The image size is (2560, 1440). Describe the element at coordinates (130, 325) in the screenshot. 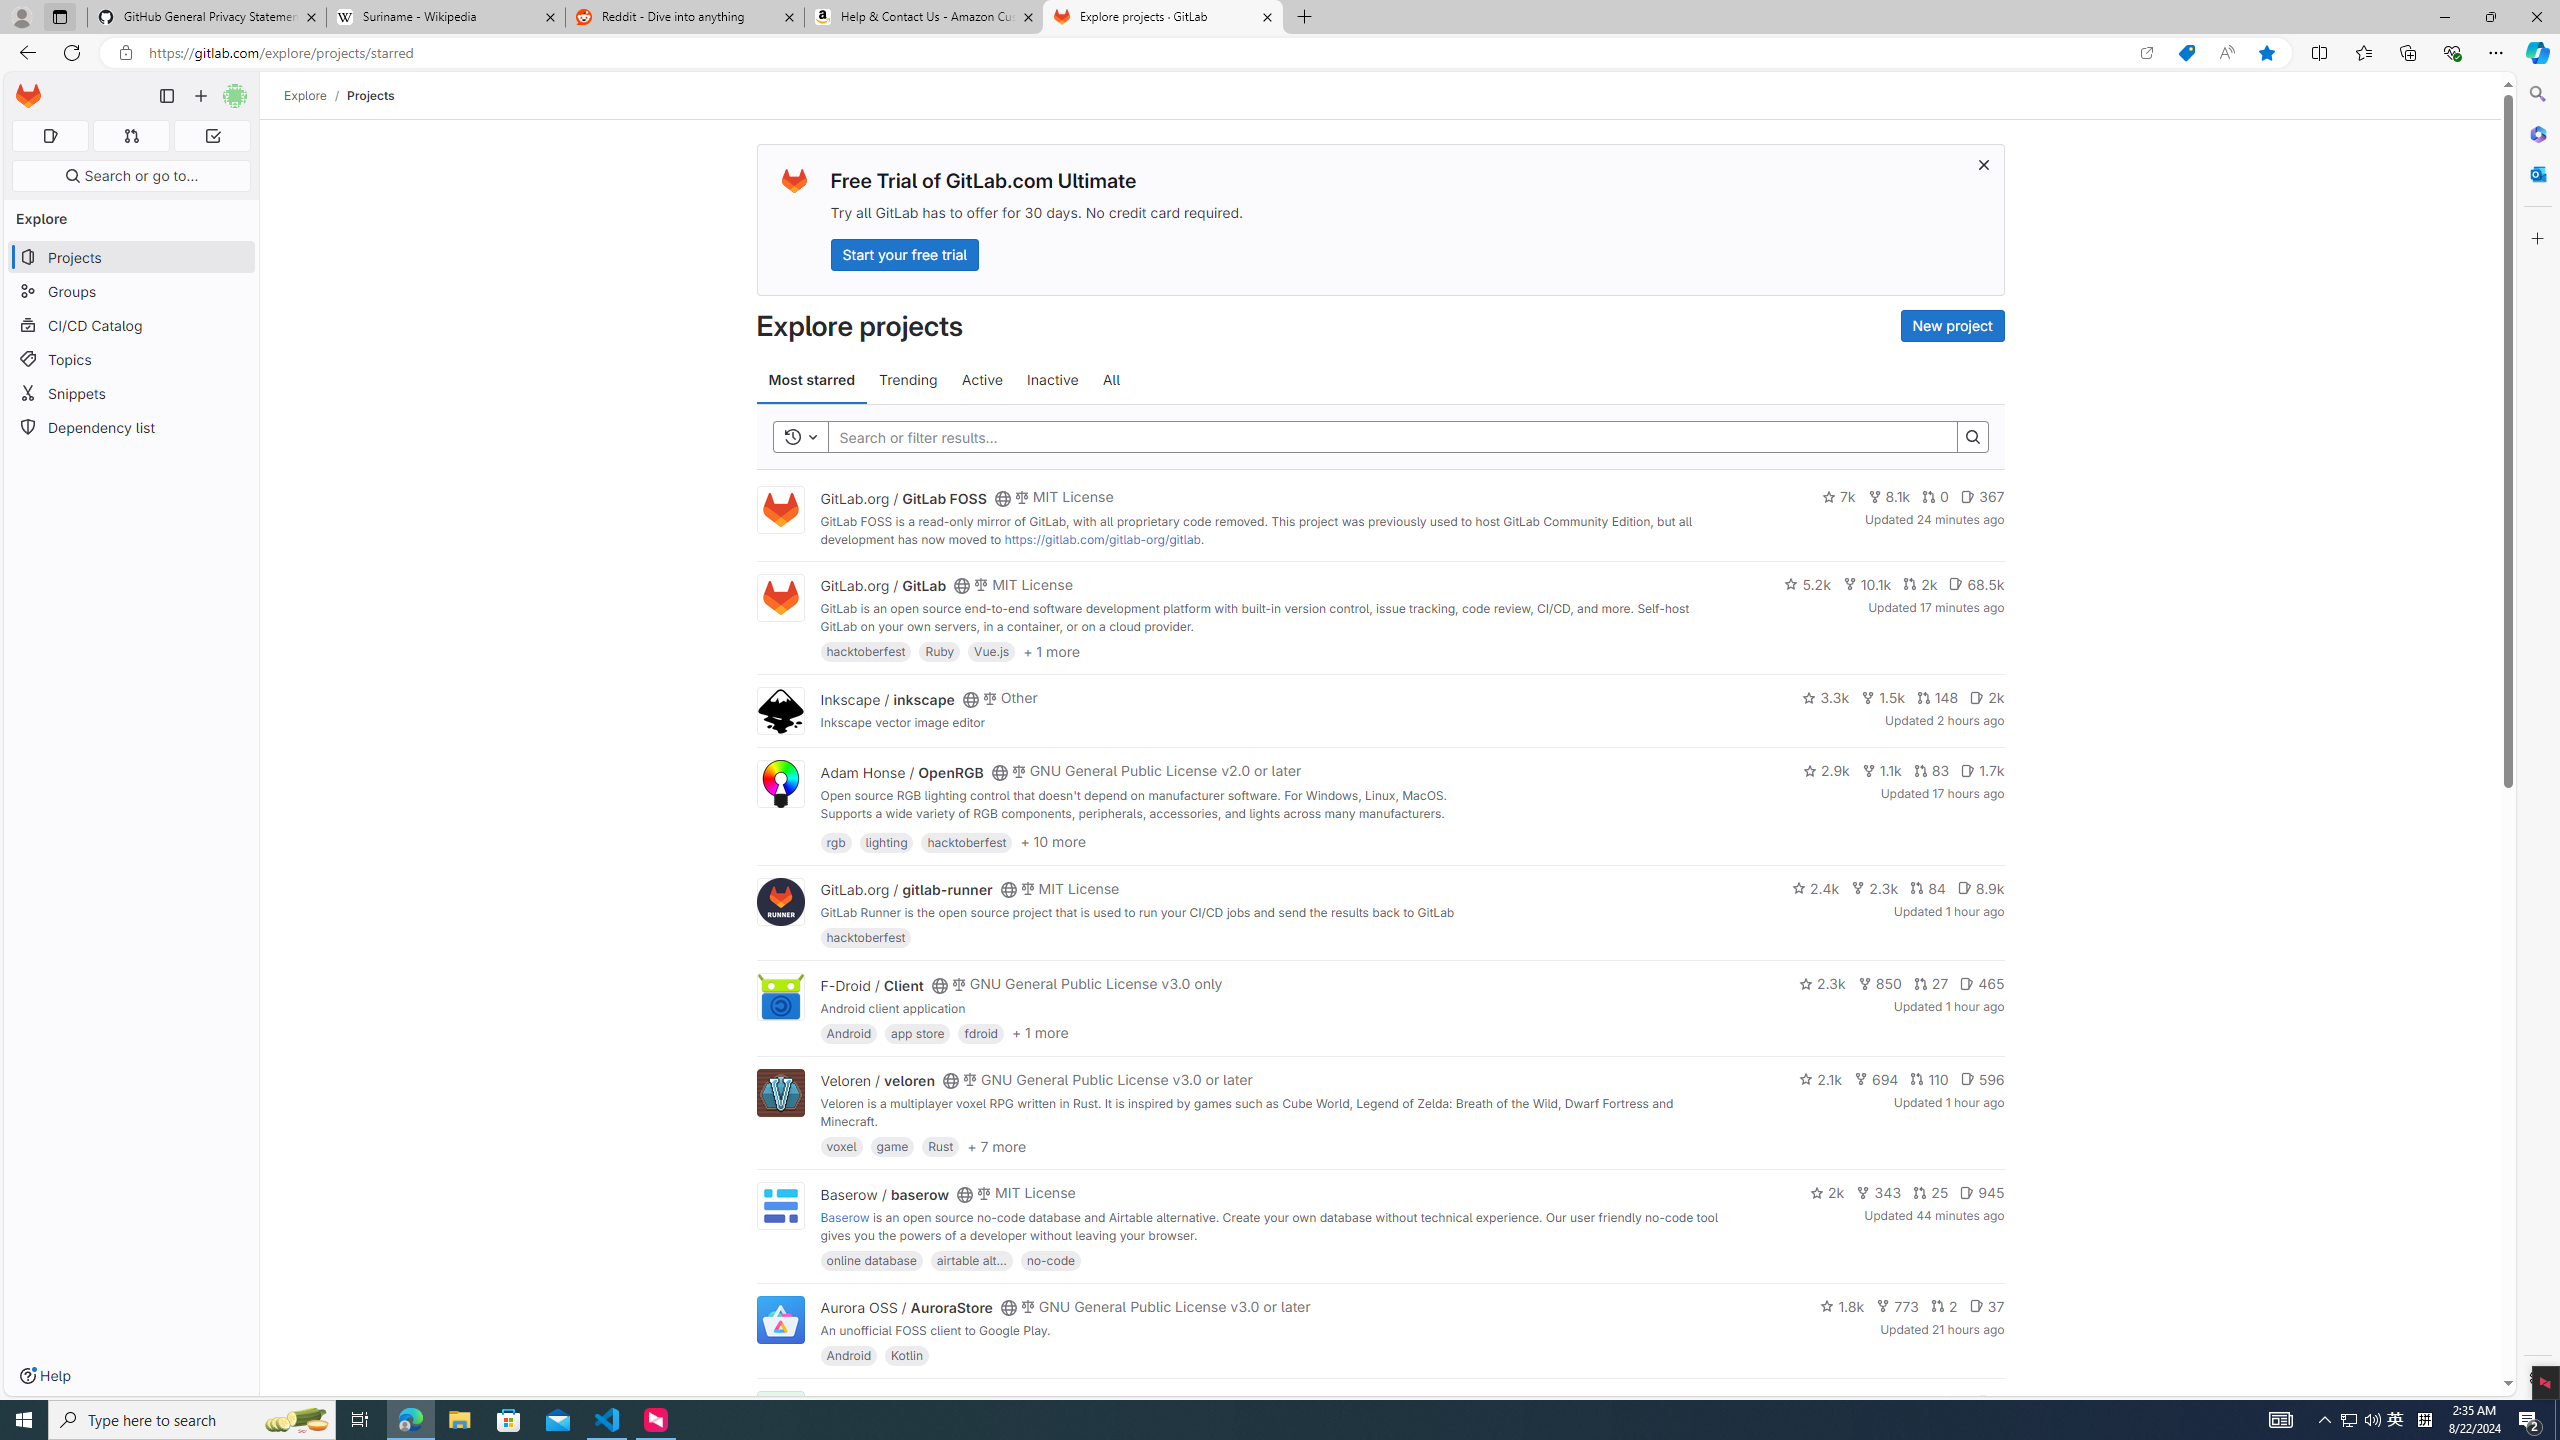

I see `'CI/CD Catalog'` at that location.